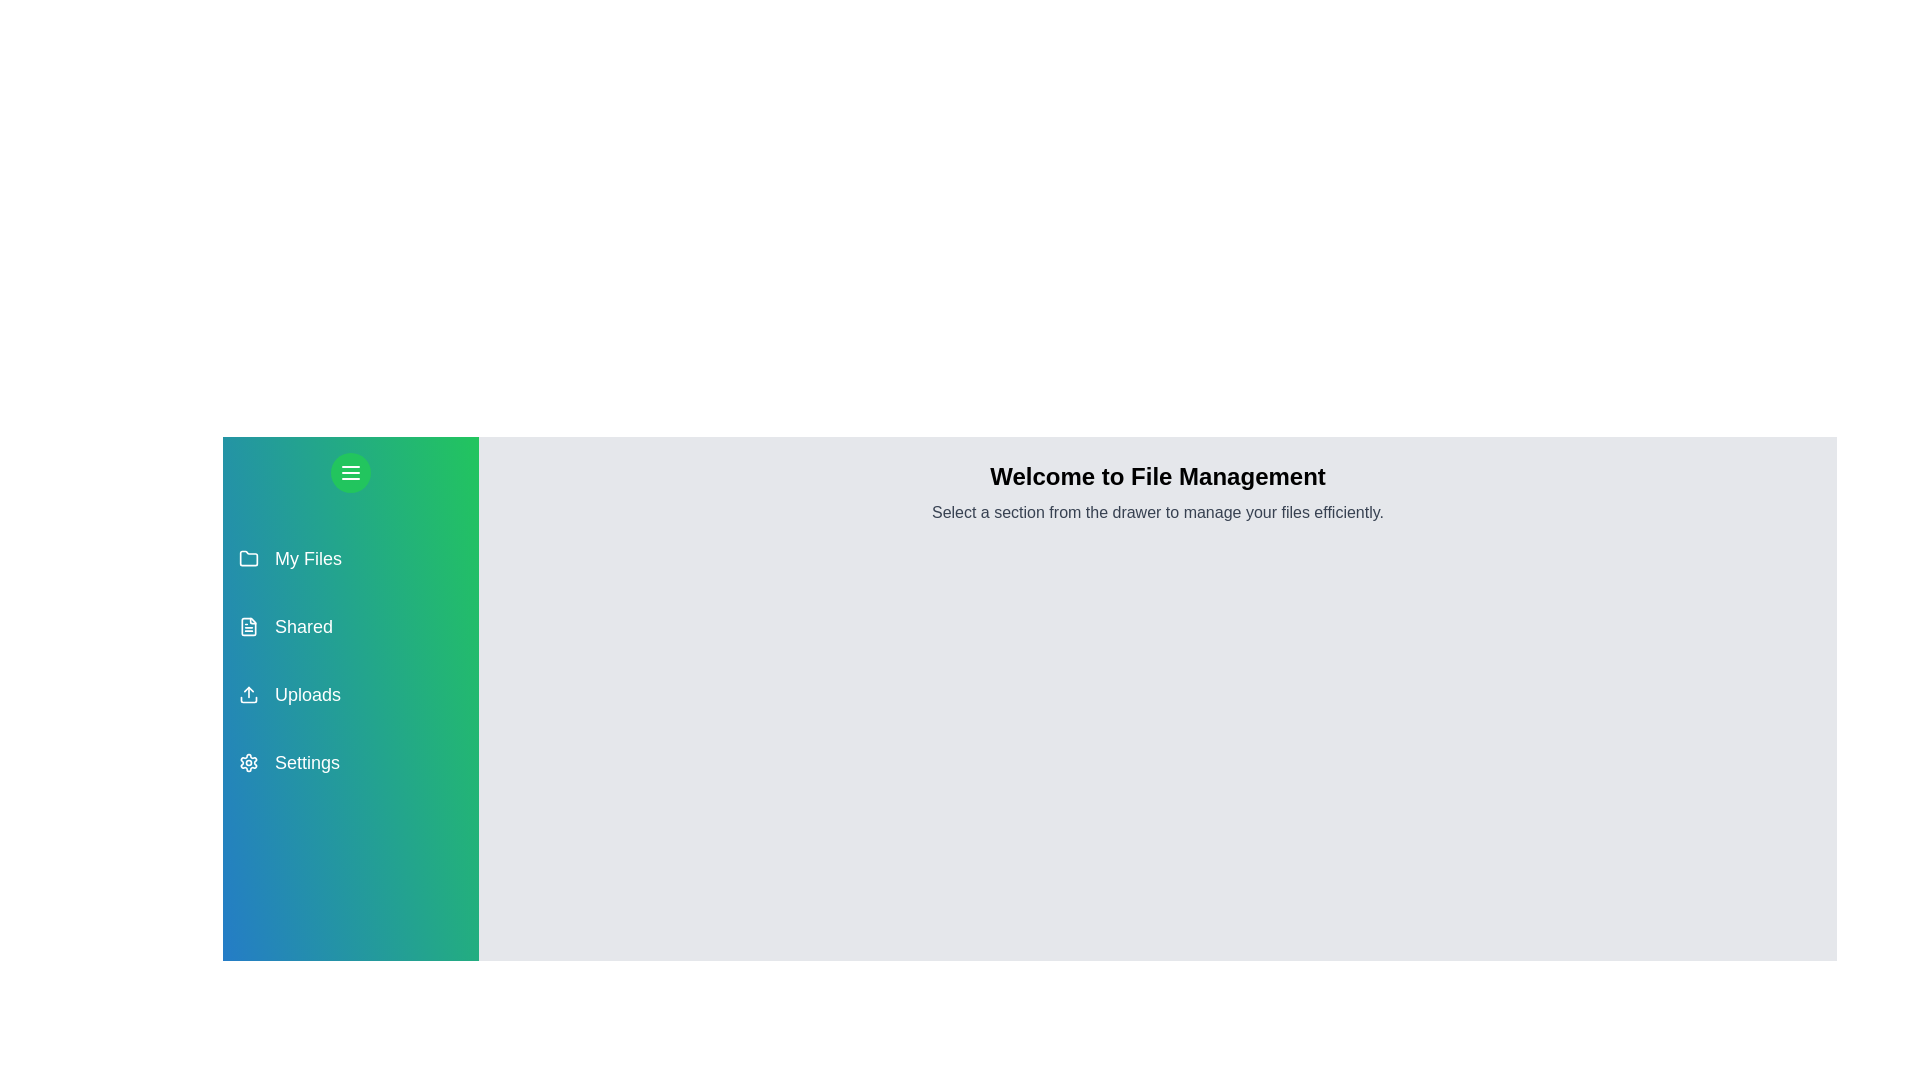 The height and width of the screenshot is (1080, 1920). Describe the element at coordinates (350, 626) in the screenshot. I see `the section Shared from the drawer` at that location.